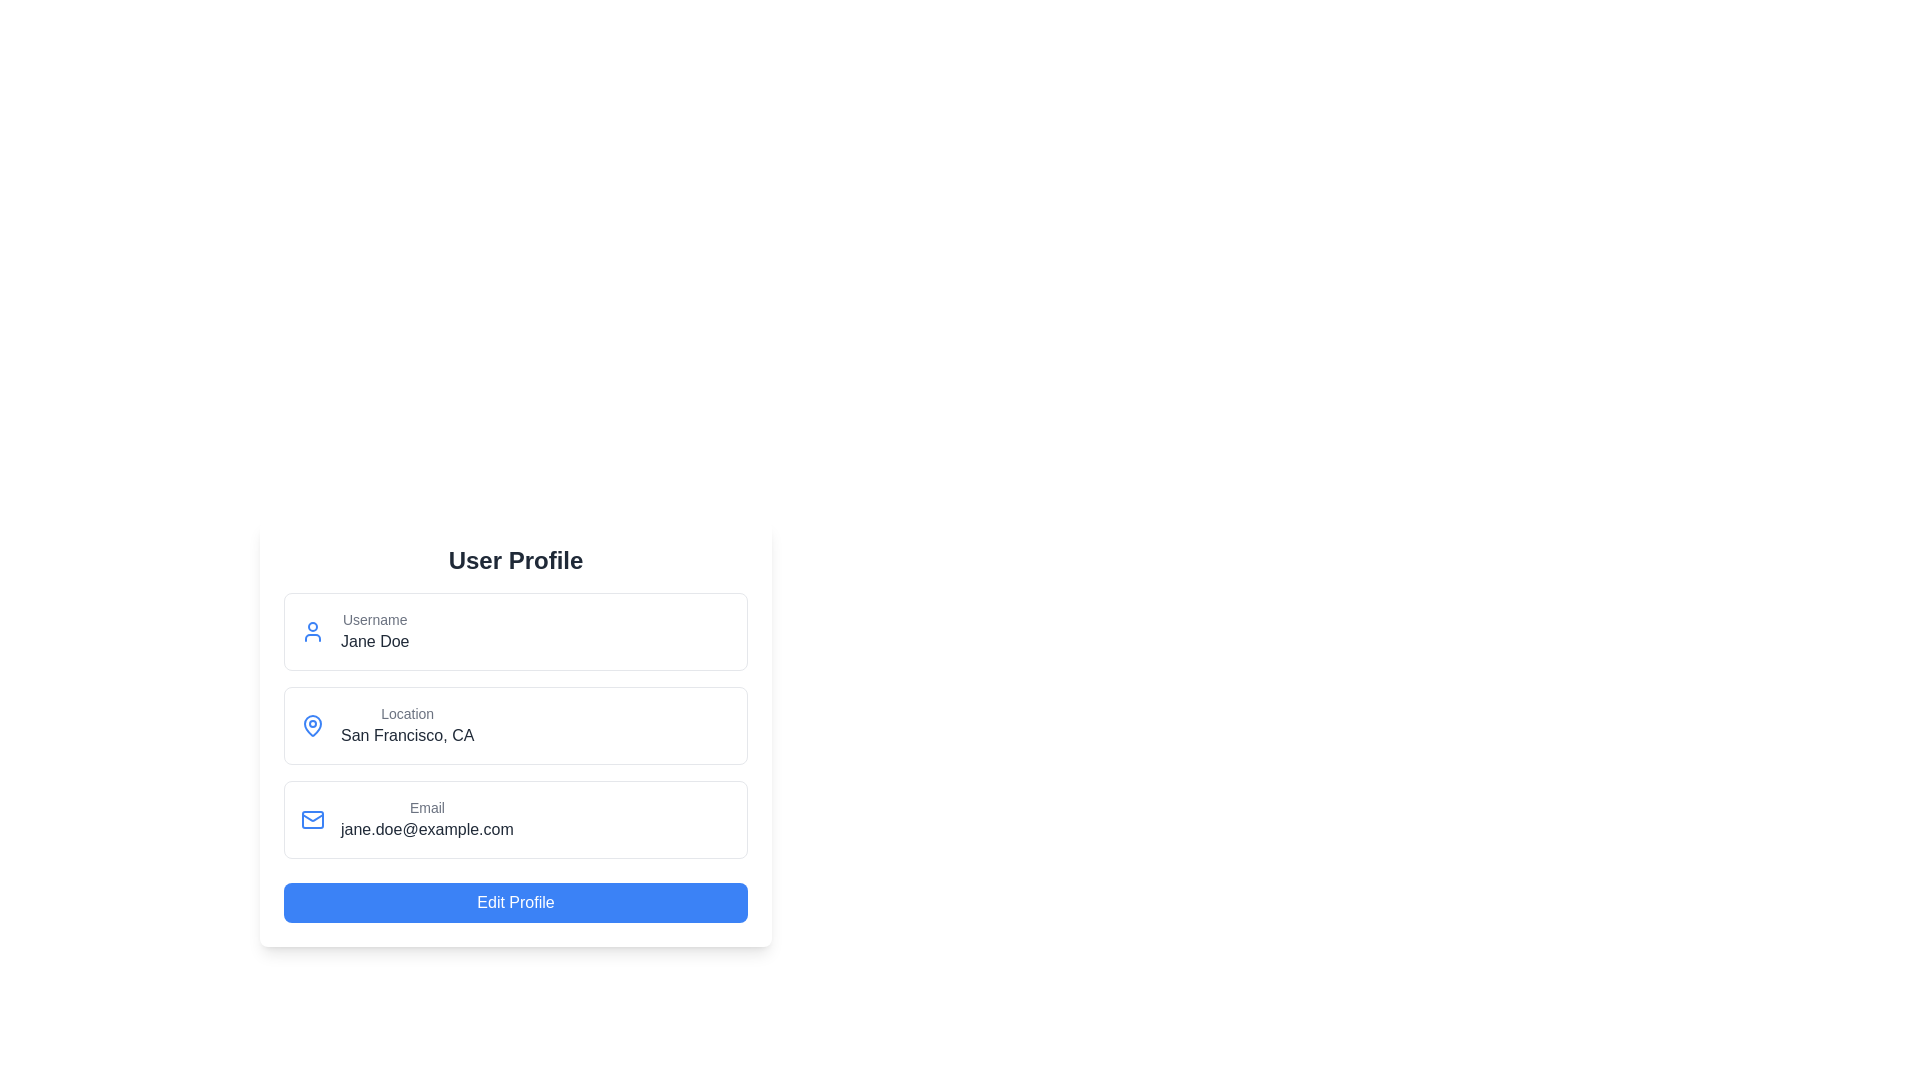 The height and width of the screenshot is (1080, 1920). I want to click on the email icon adjacent to 'jane.doe@example.com' in the email section of the profile interface, so click(311, 820).